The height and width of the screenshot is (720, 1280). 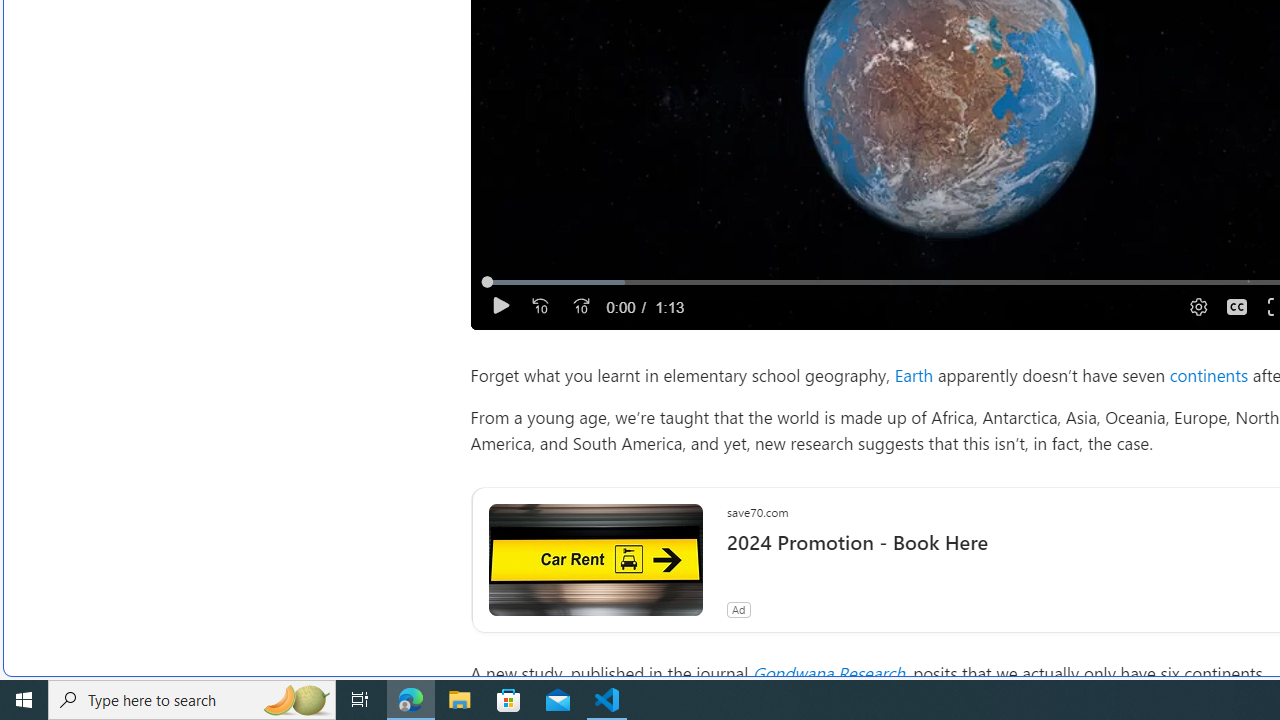 I want to click on 'Captions', so click(x=1235, y=306).